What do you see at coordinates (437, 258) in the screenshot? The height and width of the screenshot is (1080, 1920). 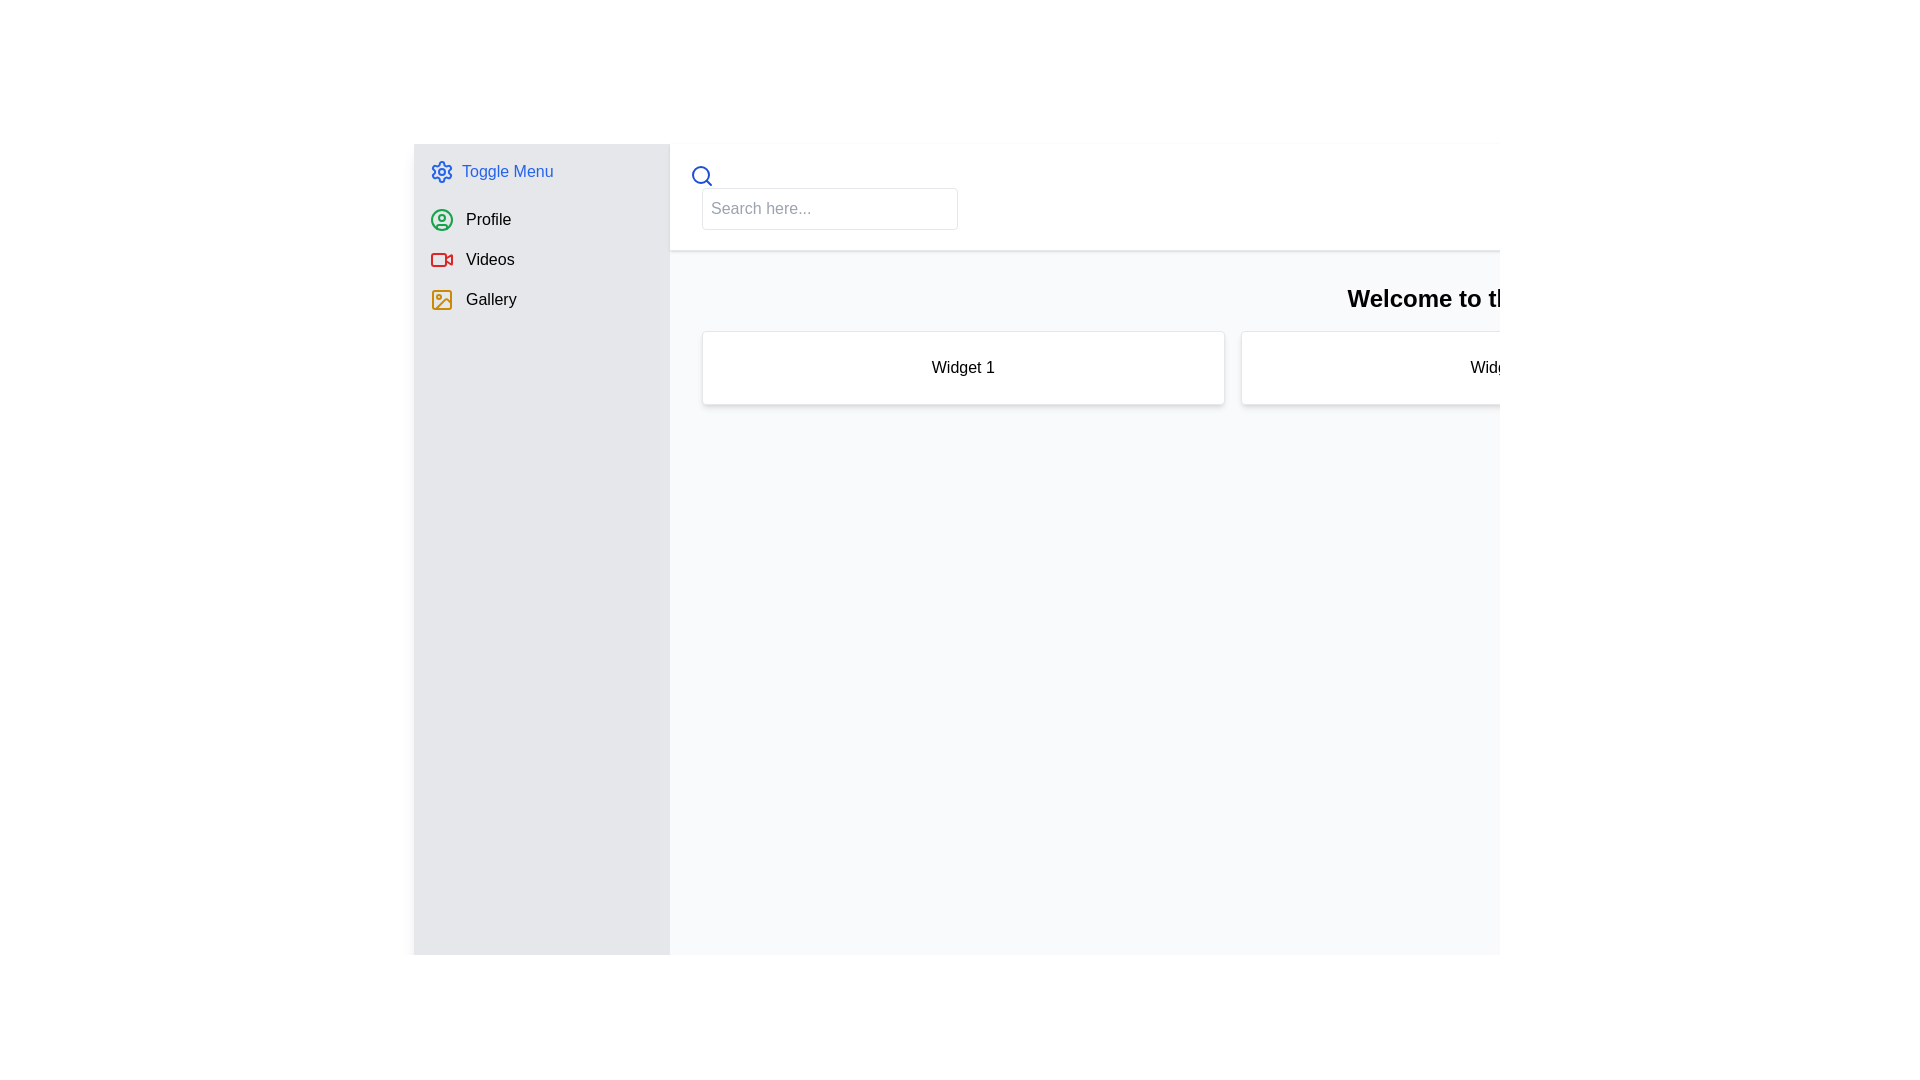 I see `the lower portion of the video camera icon, which is a small rectangular decorative component with rounded corners and no visible text or symbols` at bounding box center [437, 258].